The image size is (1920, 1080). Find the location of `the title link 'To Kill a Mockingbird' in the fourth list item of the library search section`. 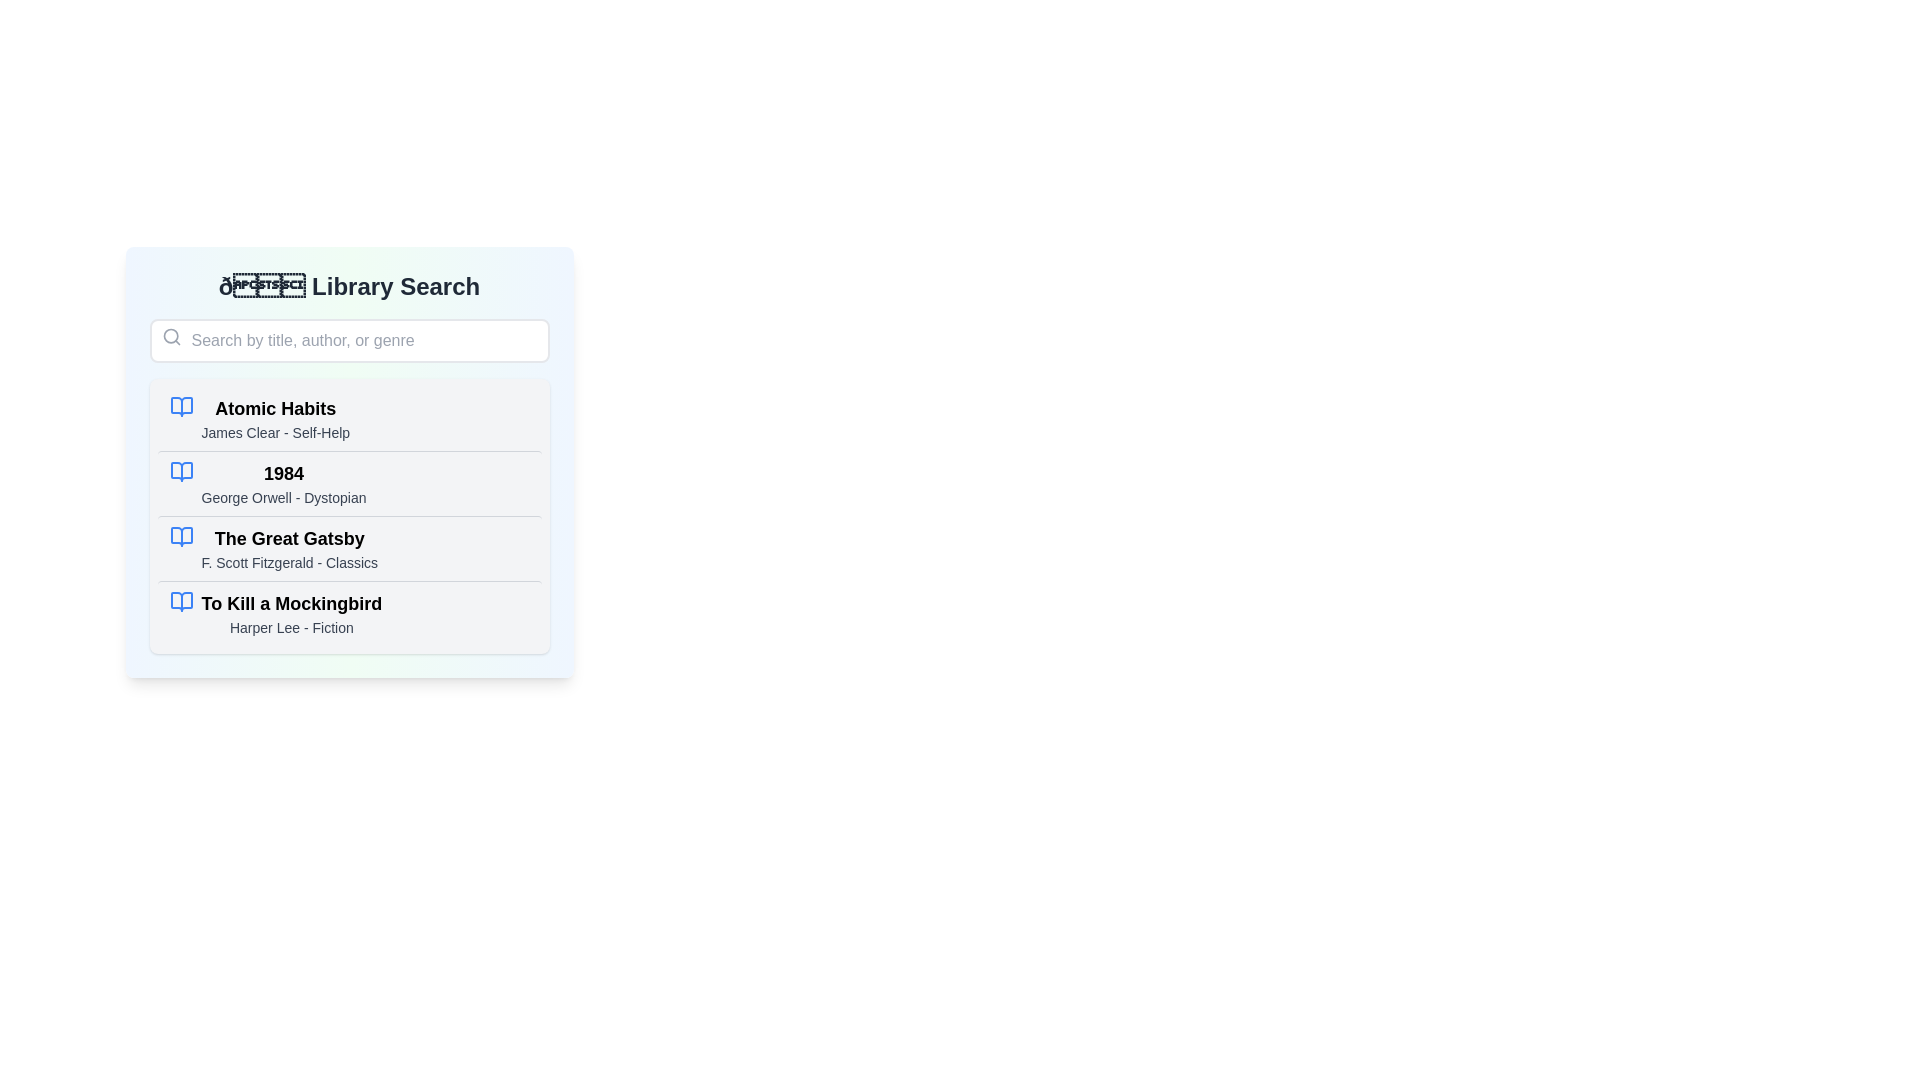

the title link 'To Kill a Mockingbird' in the fourth list item of the library search section is located at coordinates (290, 612).